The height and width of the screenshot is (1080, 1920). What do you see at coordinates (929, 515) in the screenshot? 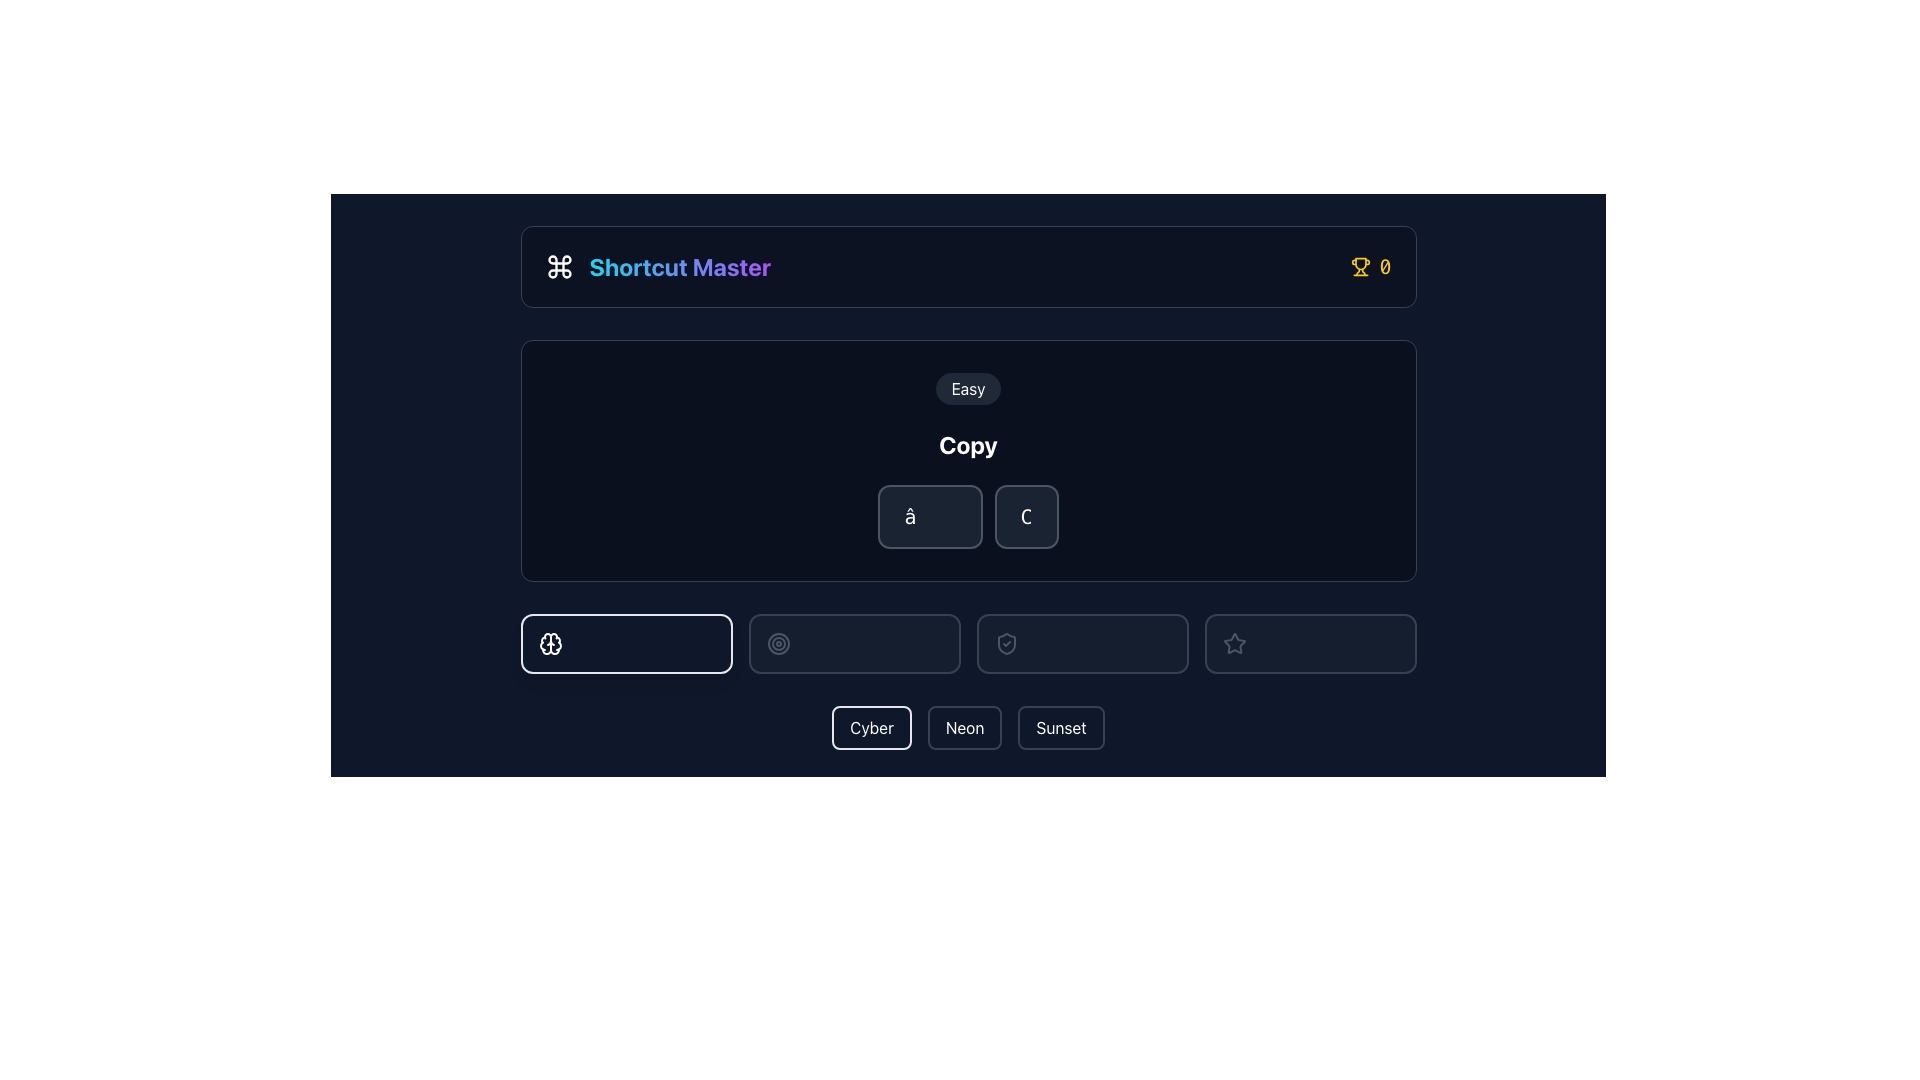
I see `the left button located under the title 'Copy'` at bounding box center [929, 515].